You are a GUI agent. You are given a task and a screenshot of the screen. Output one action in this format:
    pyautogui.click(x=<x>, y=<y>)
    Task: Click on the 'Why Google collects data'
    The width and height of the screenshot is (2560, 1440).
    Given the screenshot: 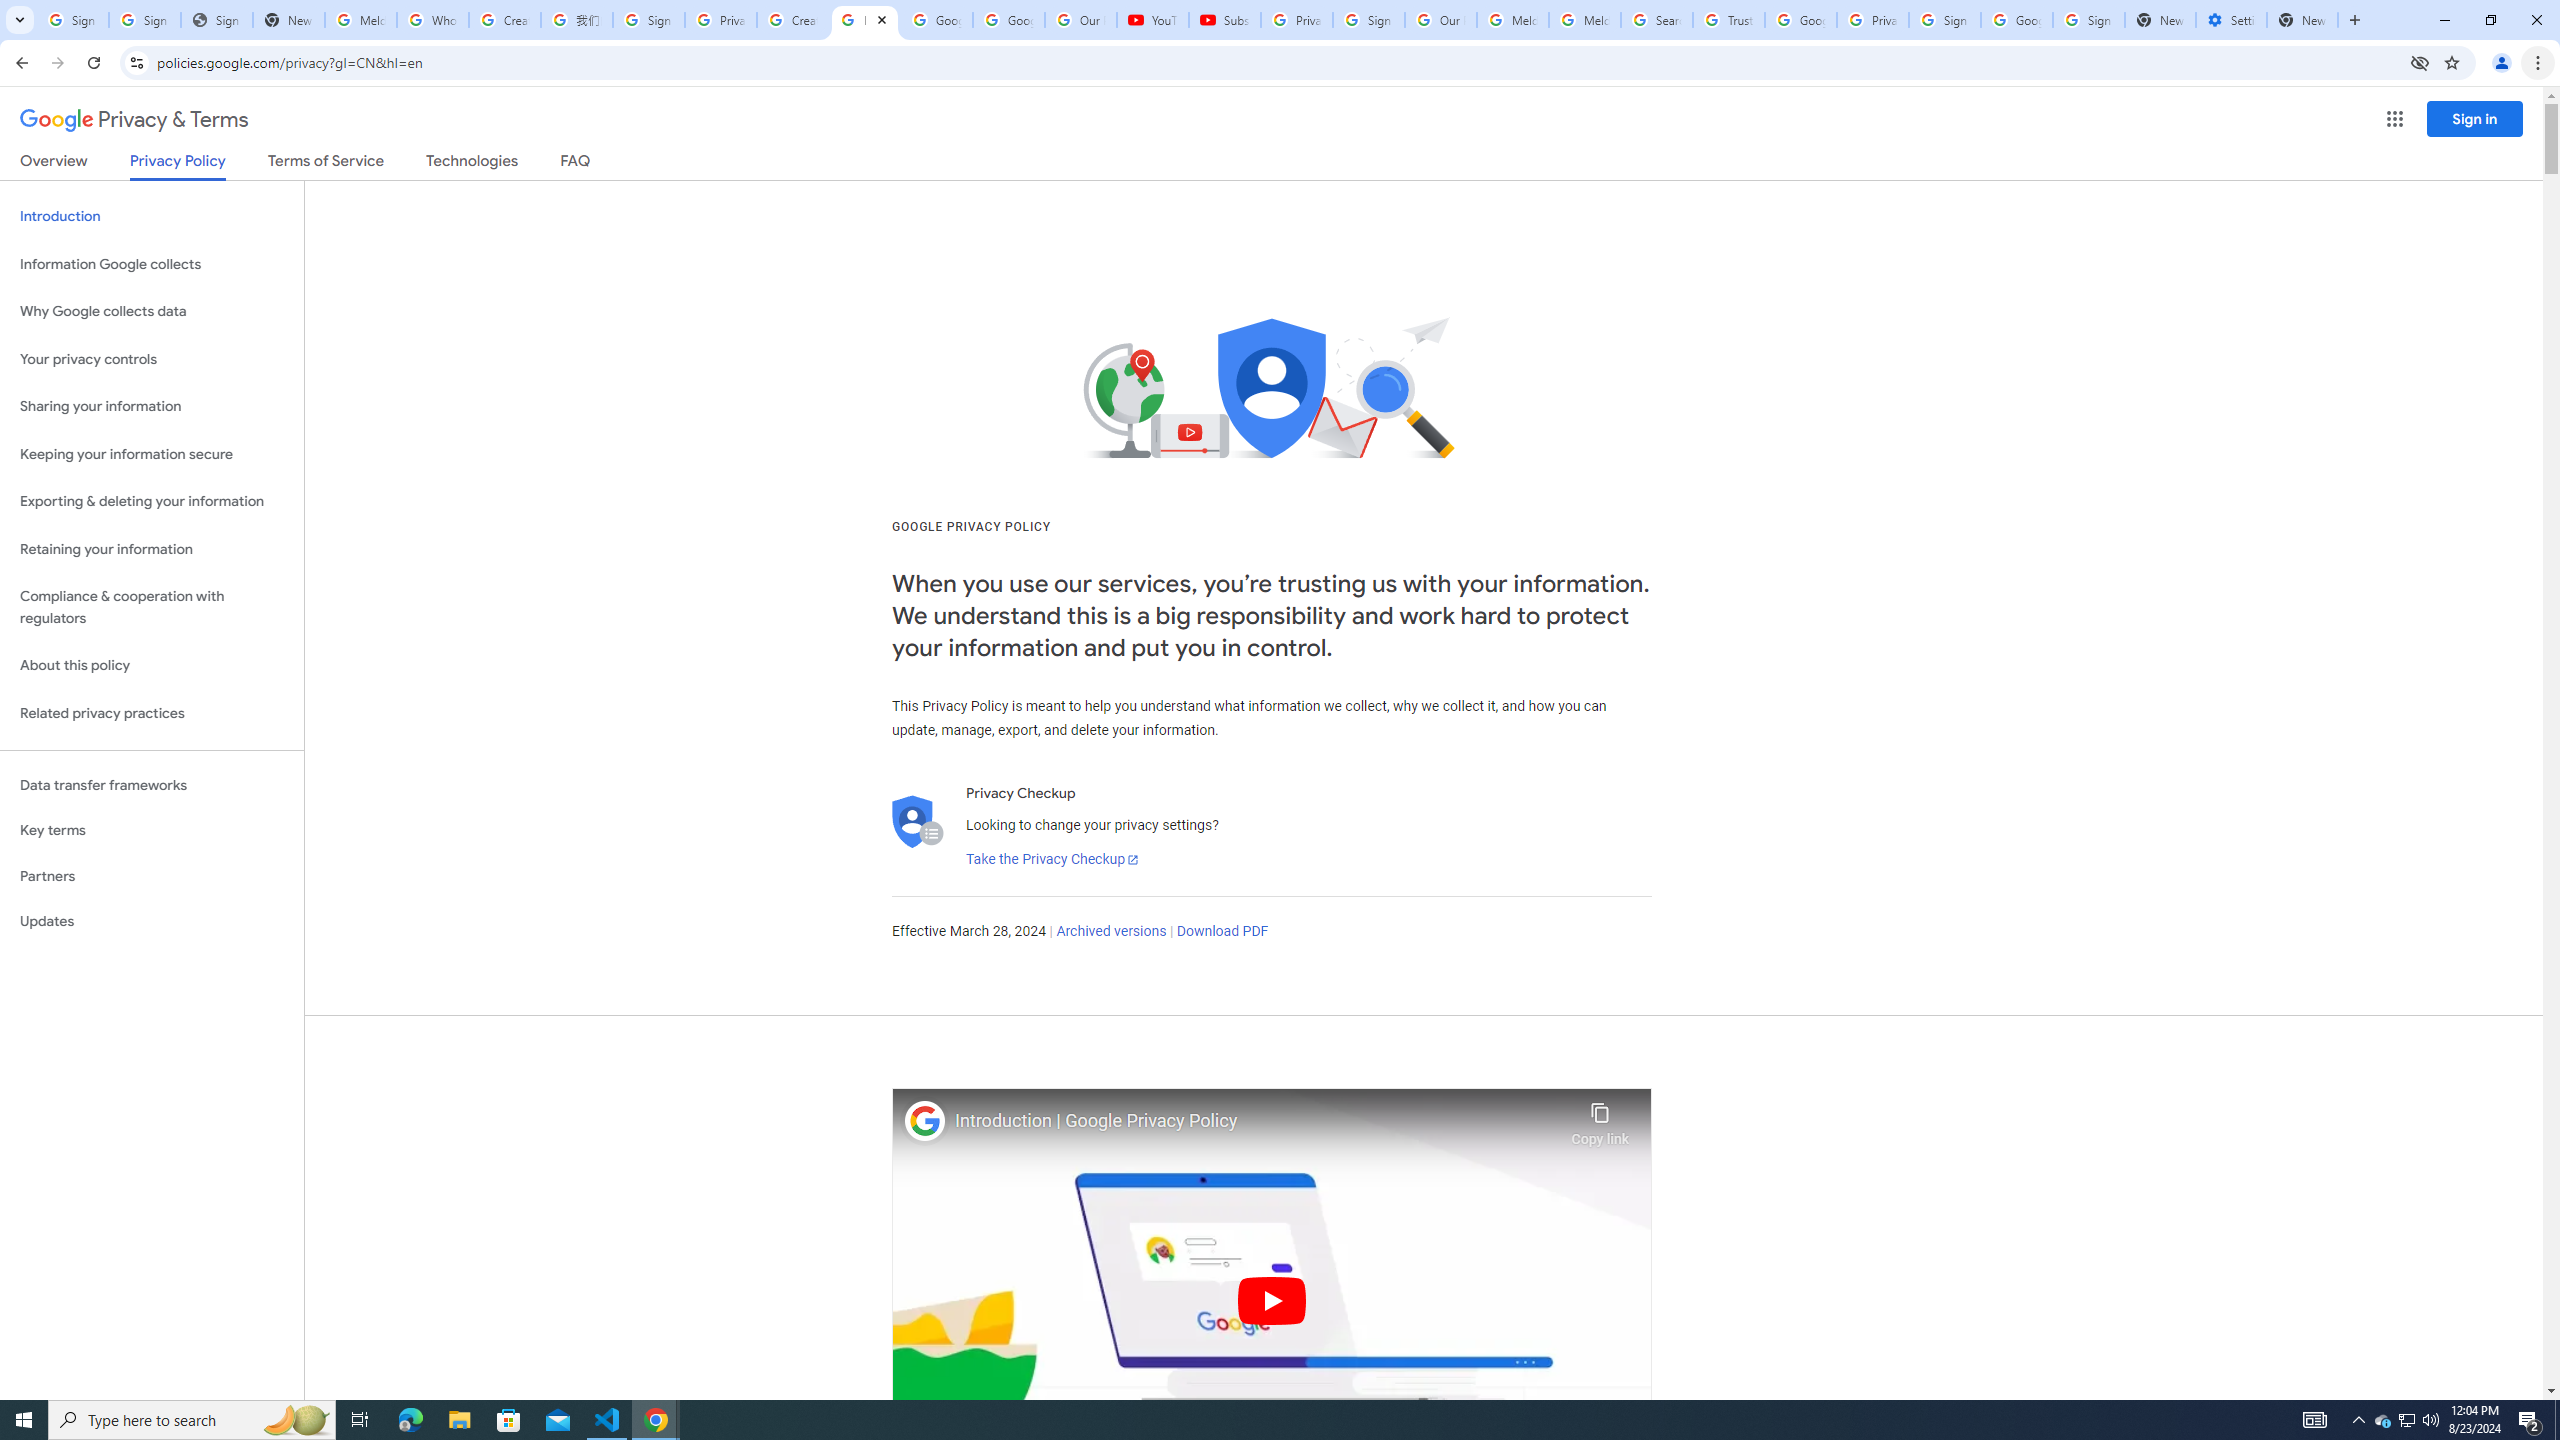 What is the action you would take?
    pyautogui.click(x=151, y=310)
    